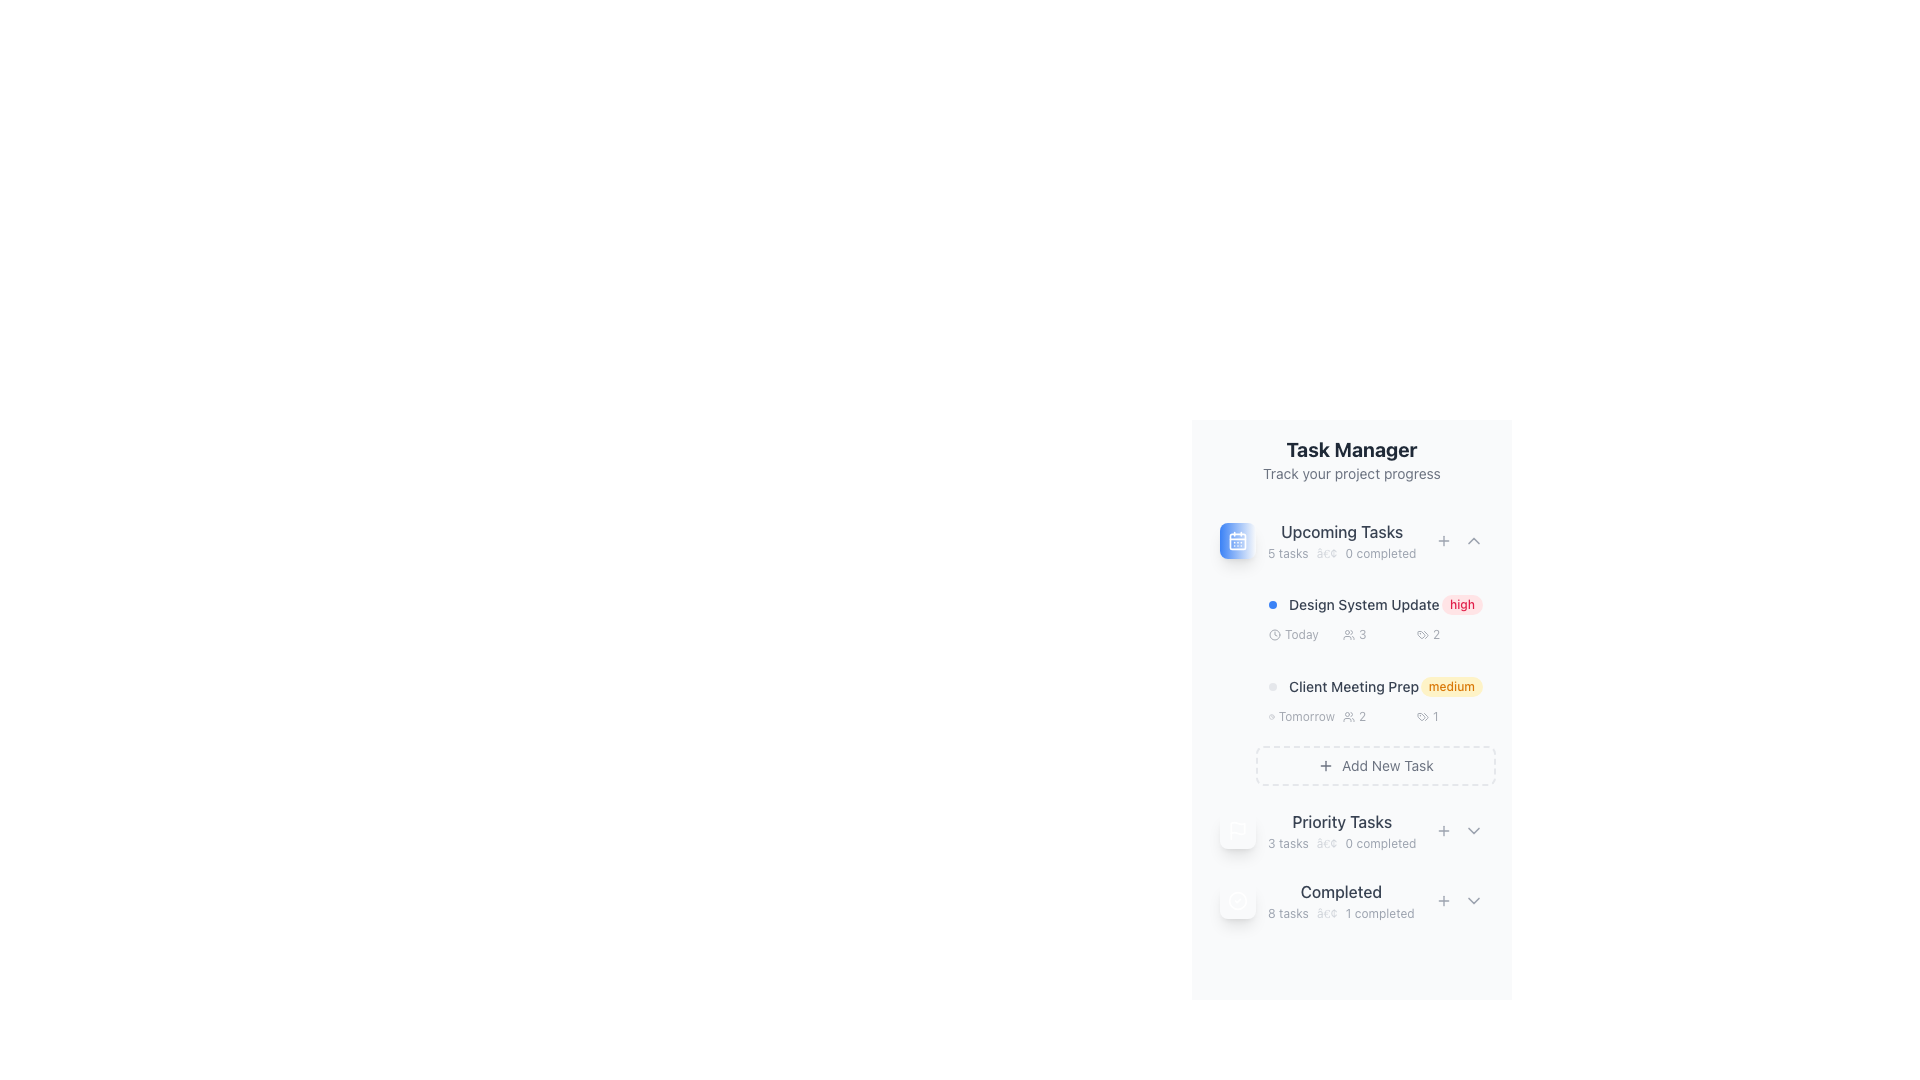 The height and width of the screenshot is (1080, 1920). What do you see at coordinates (1342, 821) in the screenshot?
I see `the text label that serves as a category title for 'Priority Tasks', located above the text '3 tasks • 0 completed'` at bounding box center [1342, 821].